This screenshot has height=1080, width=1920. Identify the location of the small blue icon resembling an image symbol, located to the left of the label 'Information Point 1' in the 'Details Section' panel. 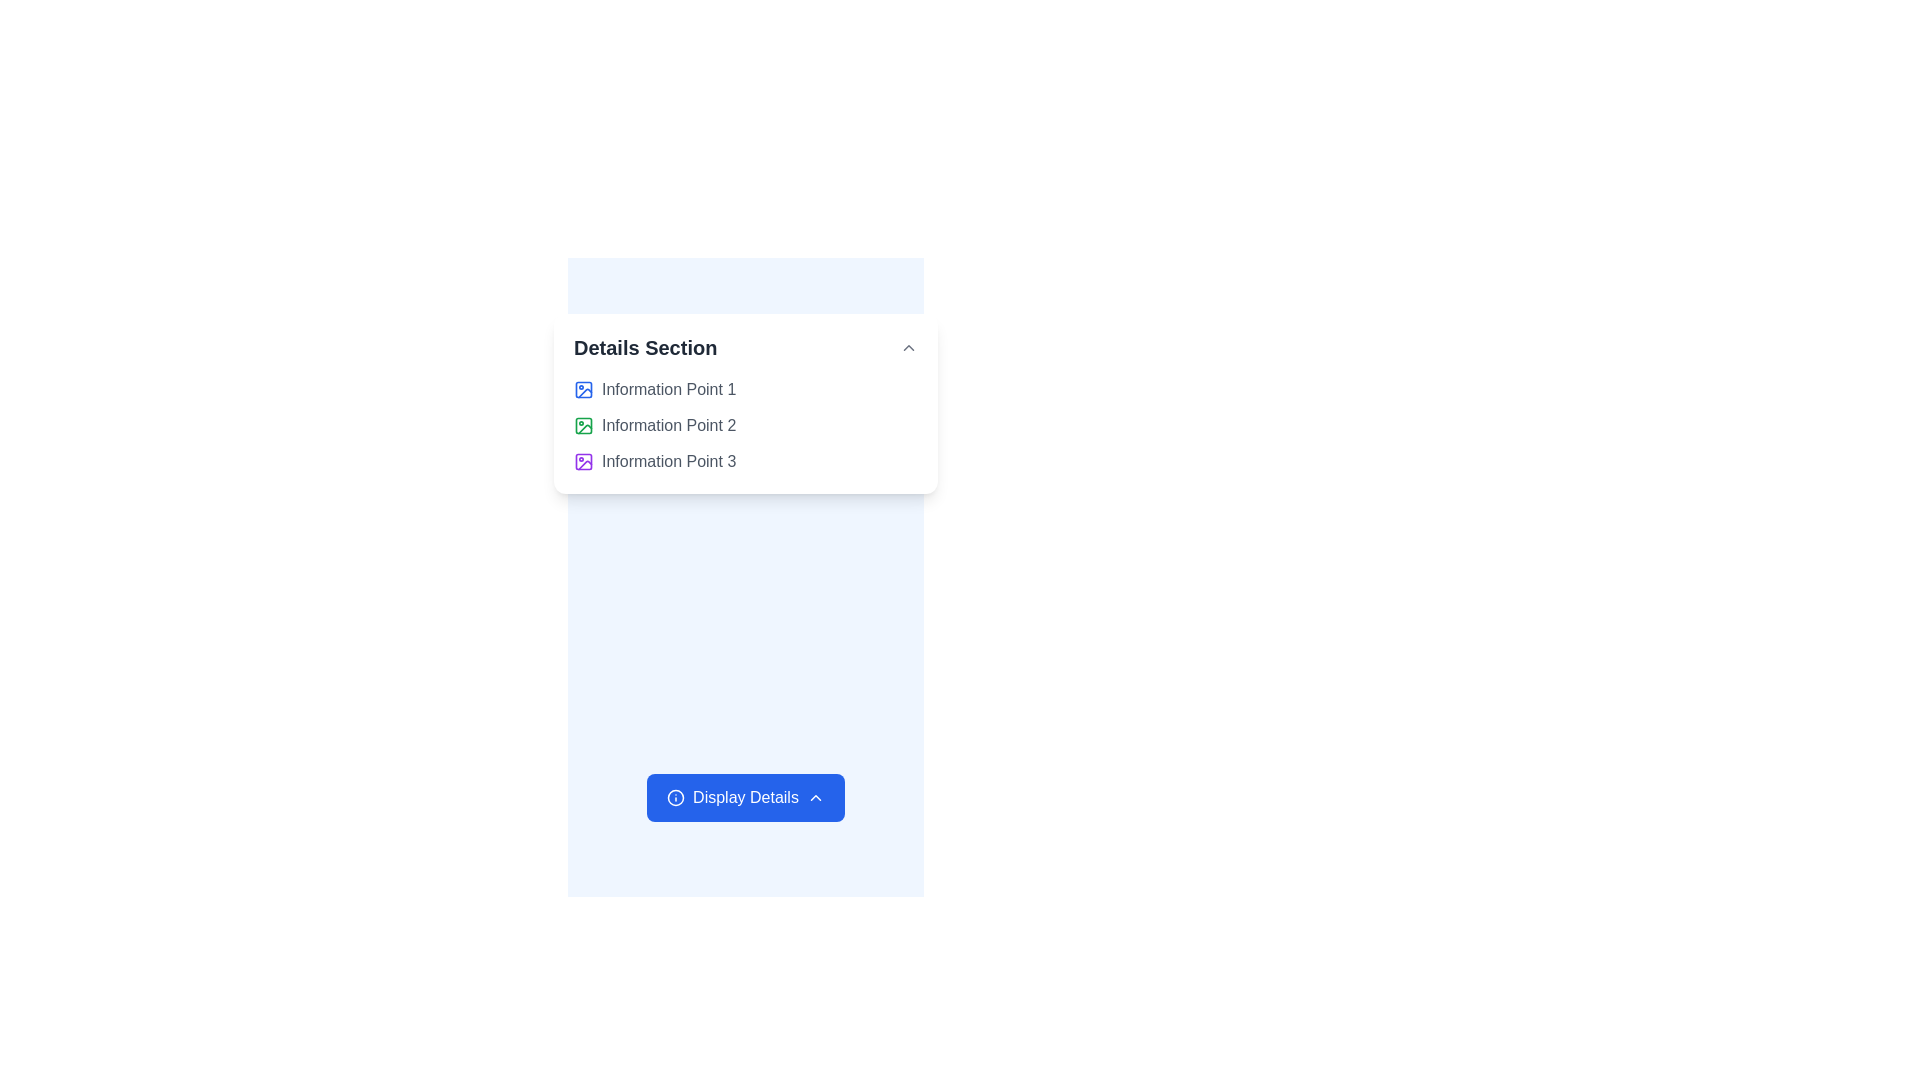
(583, 389).